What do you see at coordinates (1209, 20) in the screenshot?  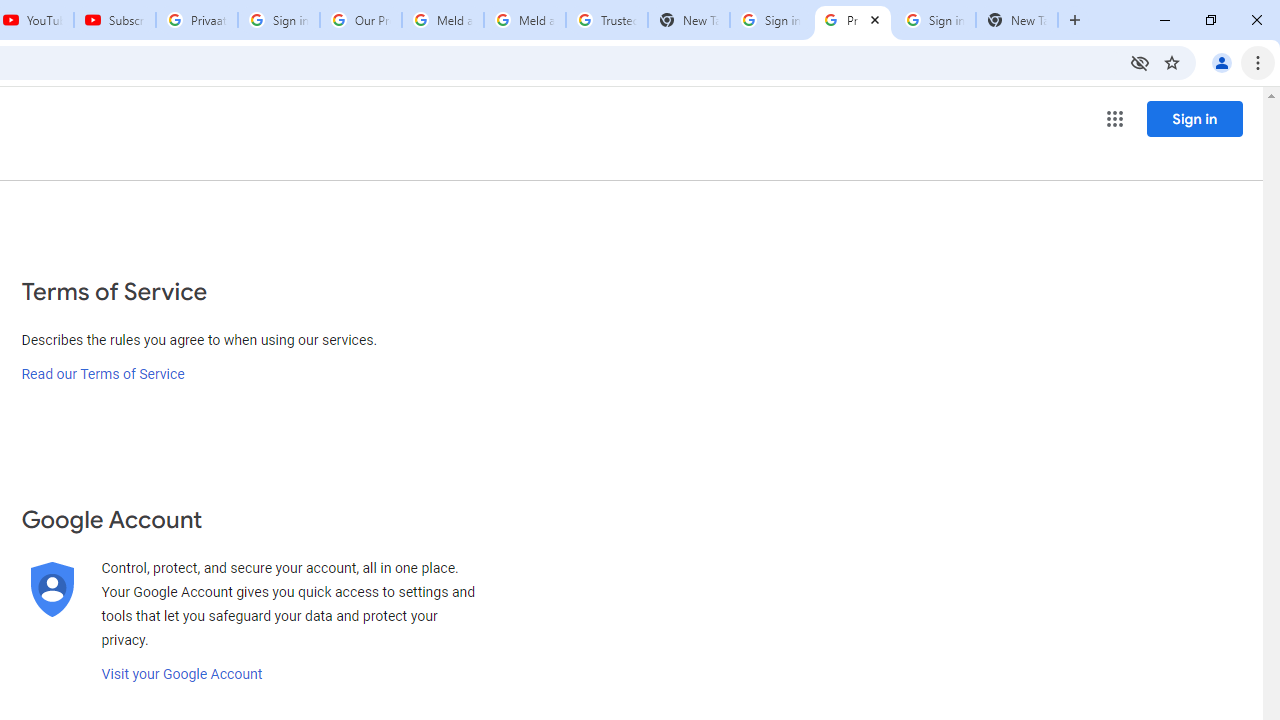 I see `'Restore'` at bounding box center [1209, 20].